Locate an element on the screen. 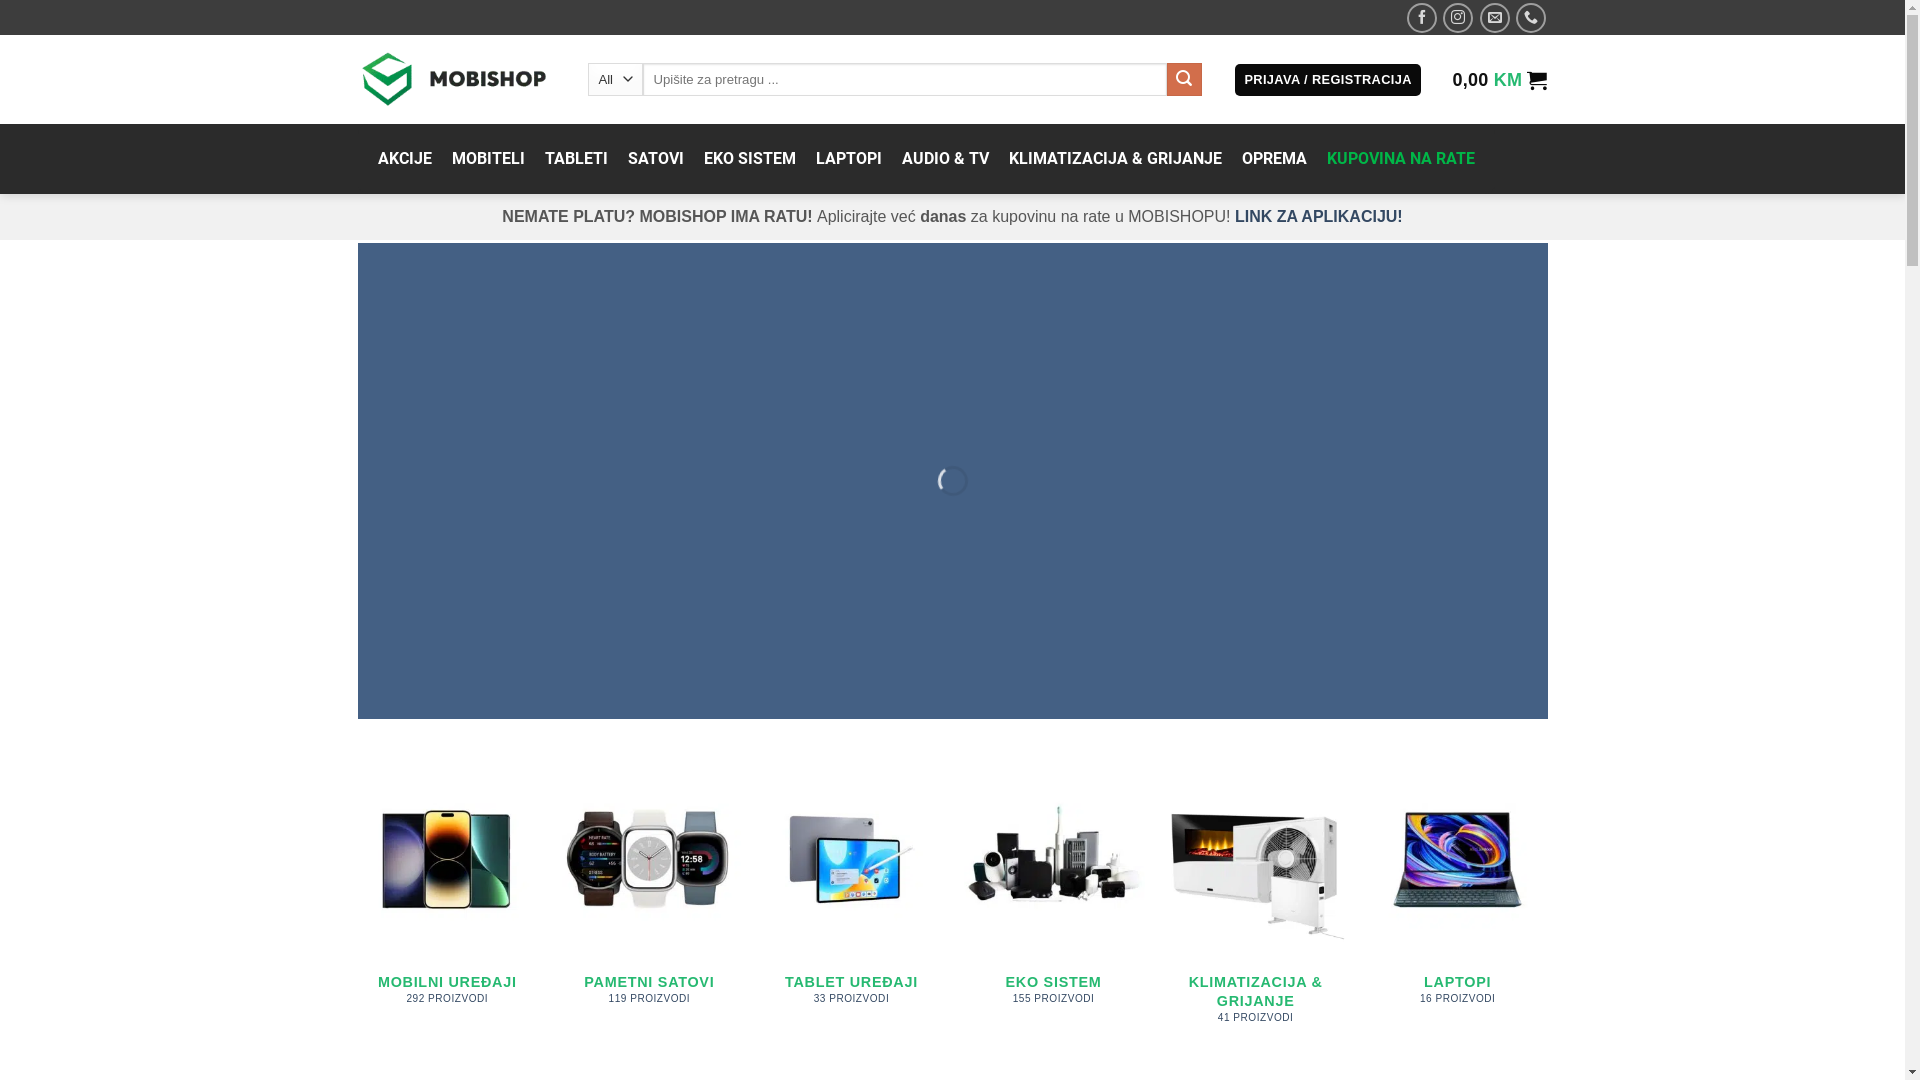 The height and width of the screenshot is (1080, 1920). 'AUDIO & TV' is located at coordinates (944, 157).